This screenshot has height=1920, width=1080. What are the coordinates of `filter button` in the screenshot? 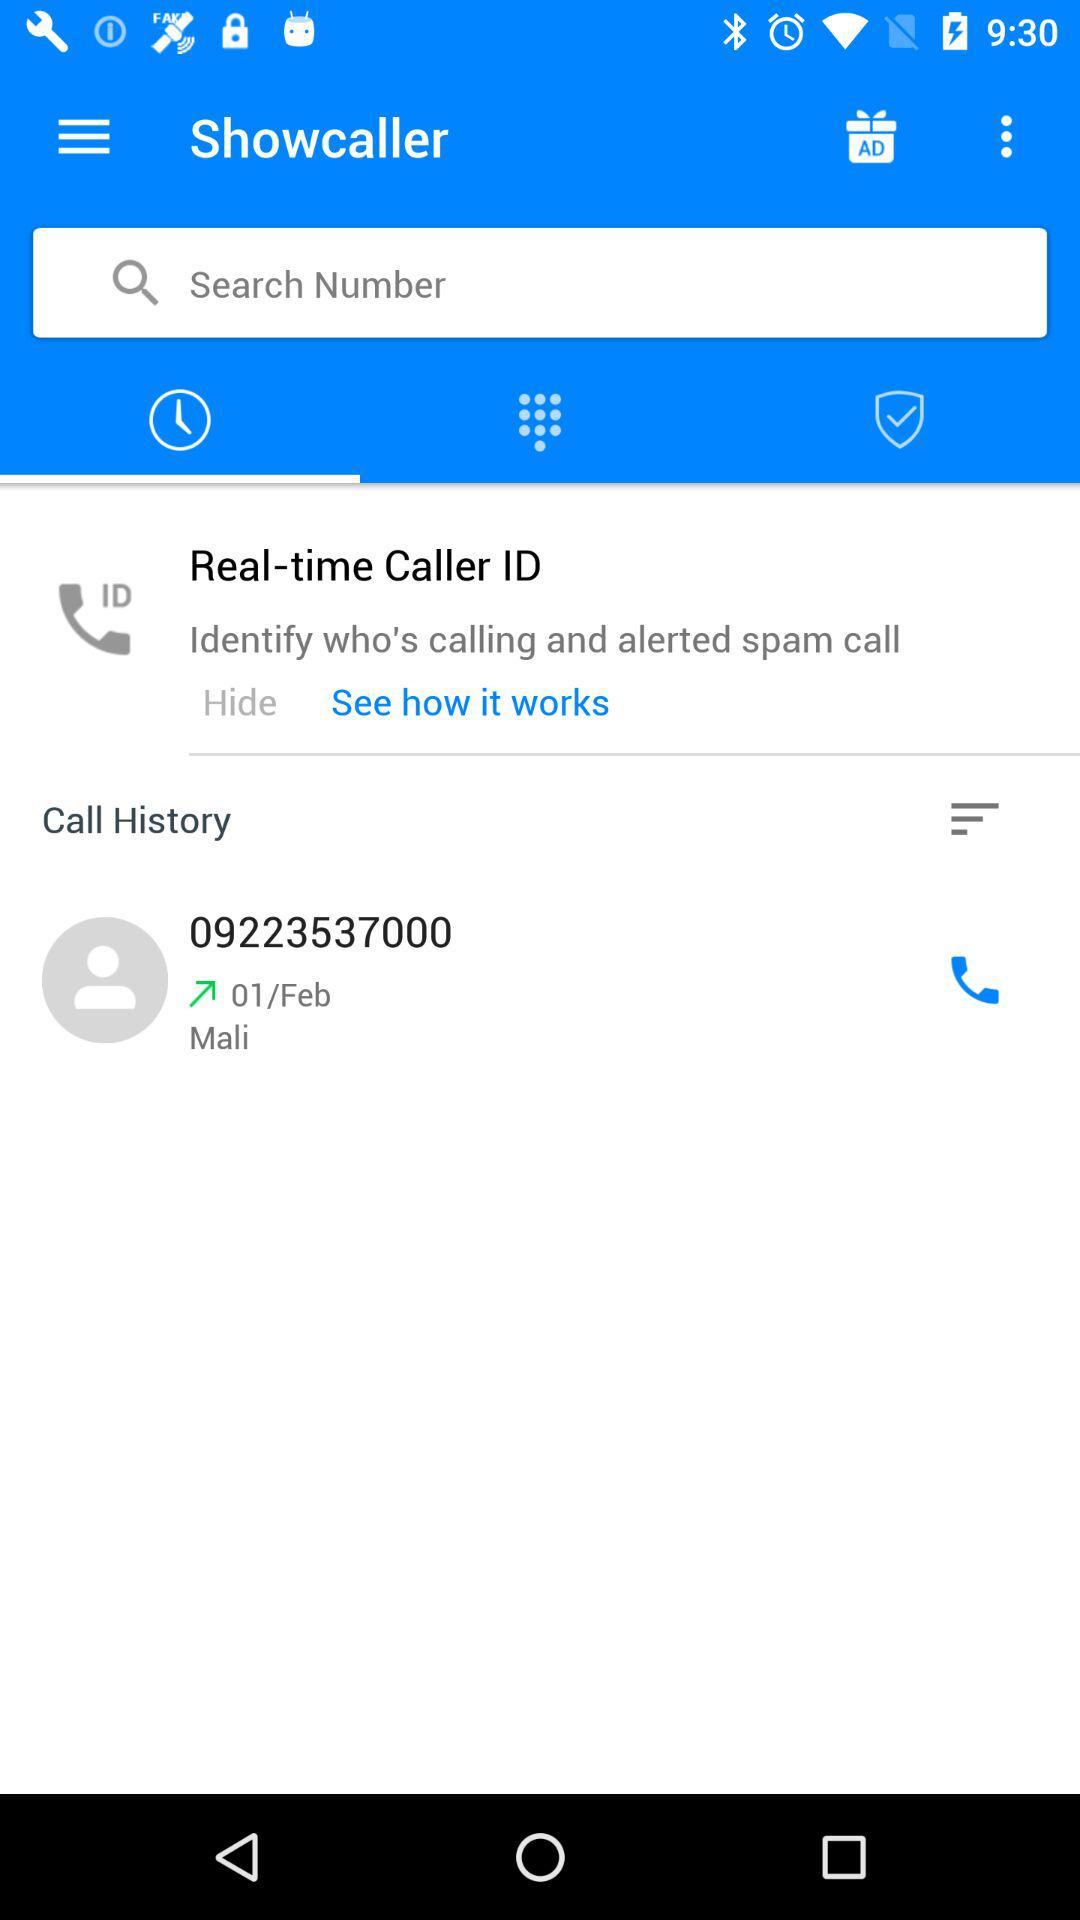 It's located at (974, 819).